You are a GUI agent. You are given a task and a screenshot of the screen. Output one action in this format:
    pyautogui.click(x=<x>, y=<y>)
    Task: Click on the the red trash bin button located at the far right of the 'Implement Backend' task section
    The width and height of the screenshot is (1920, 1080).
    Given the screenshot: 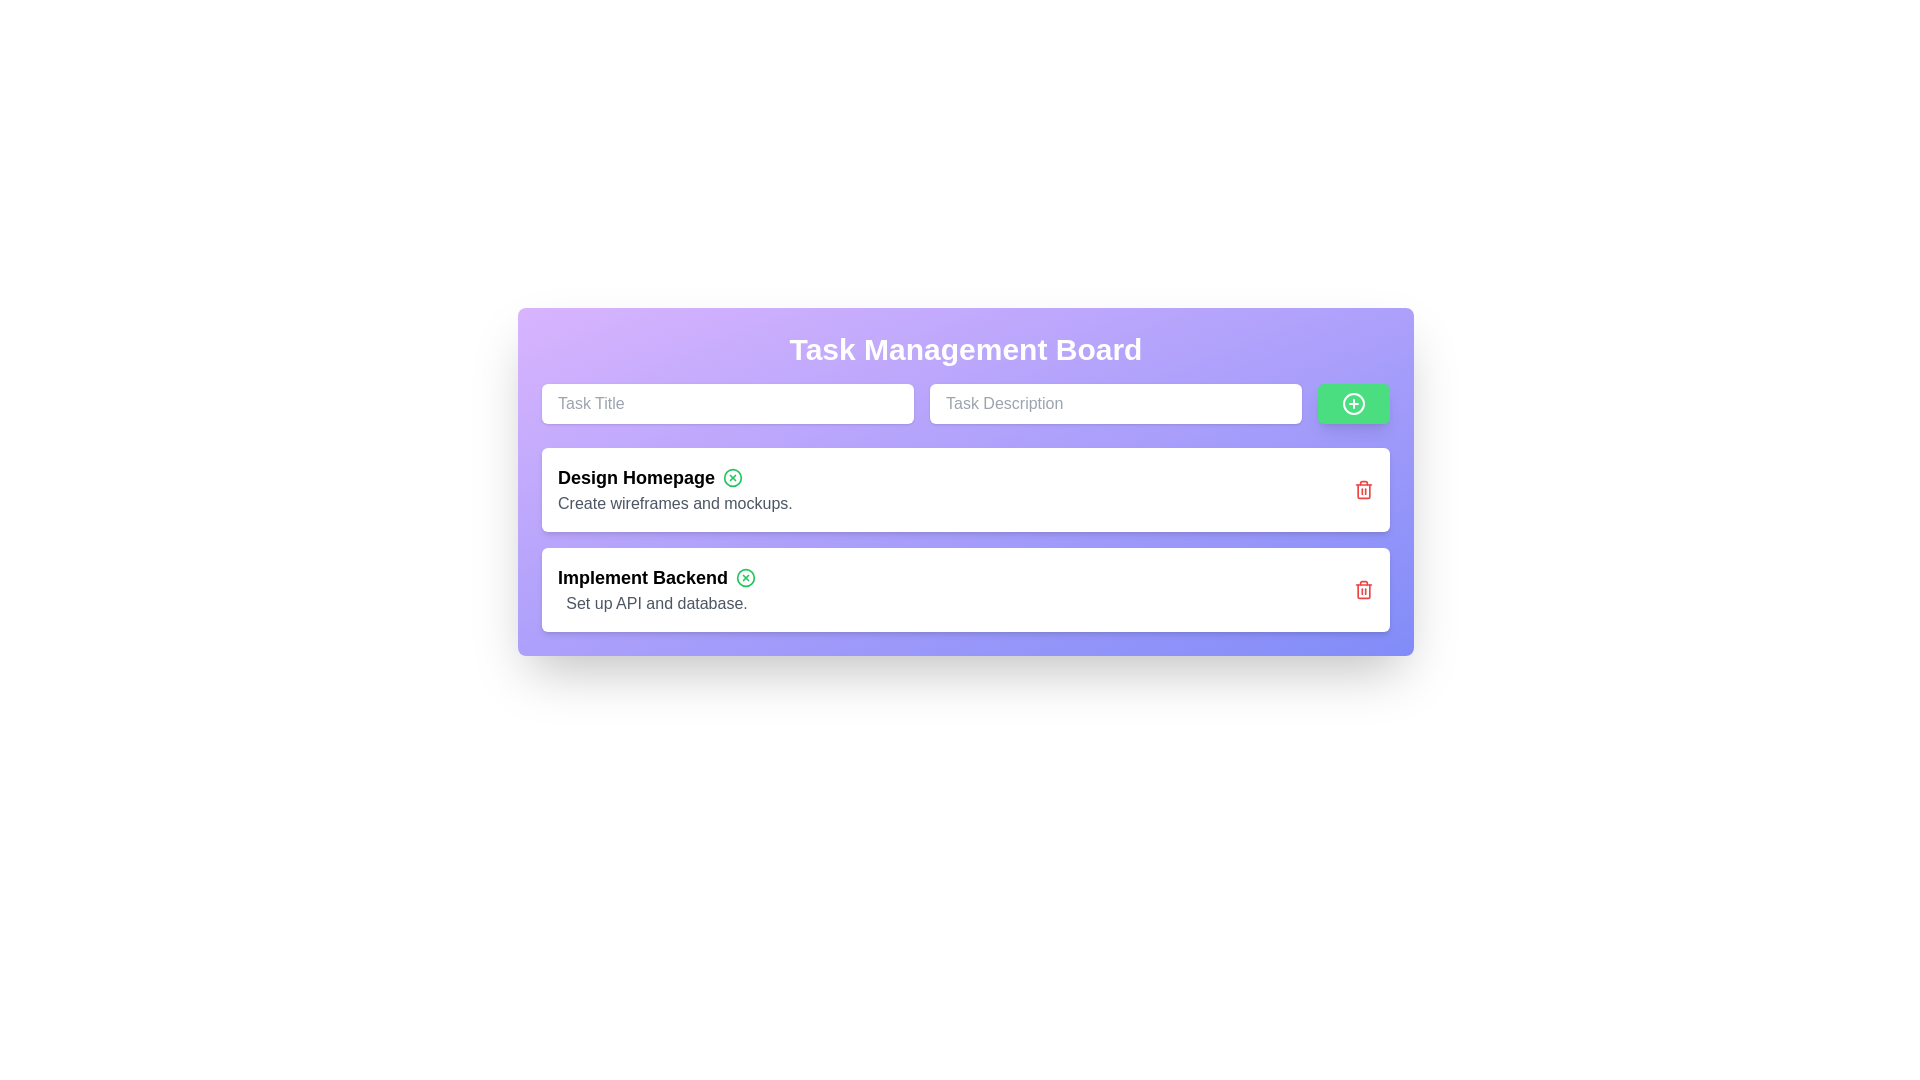 What is the action you would take?
    pyautogui.click(x=1362, y=589)
    